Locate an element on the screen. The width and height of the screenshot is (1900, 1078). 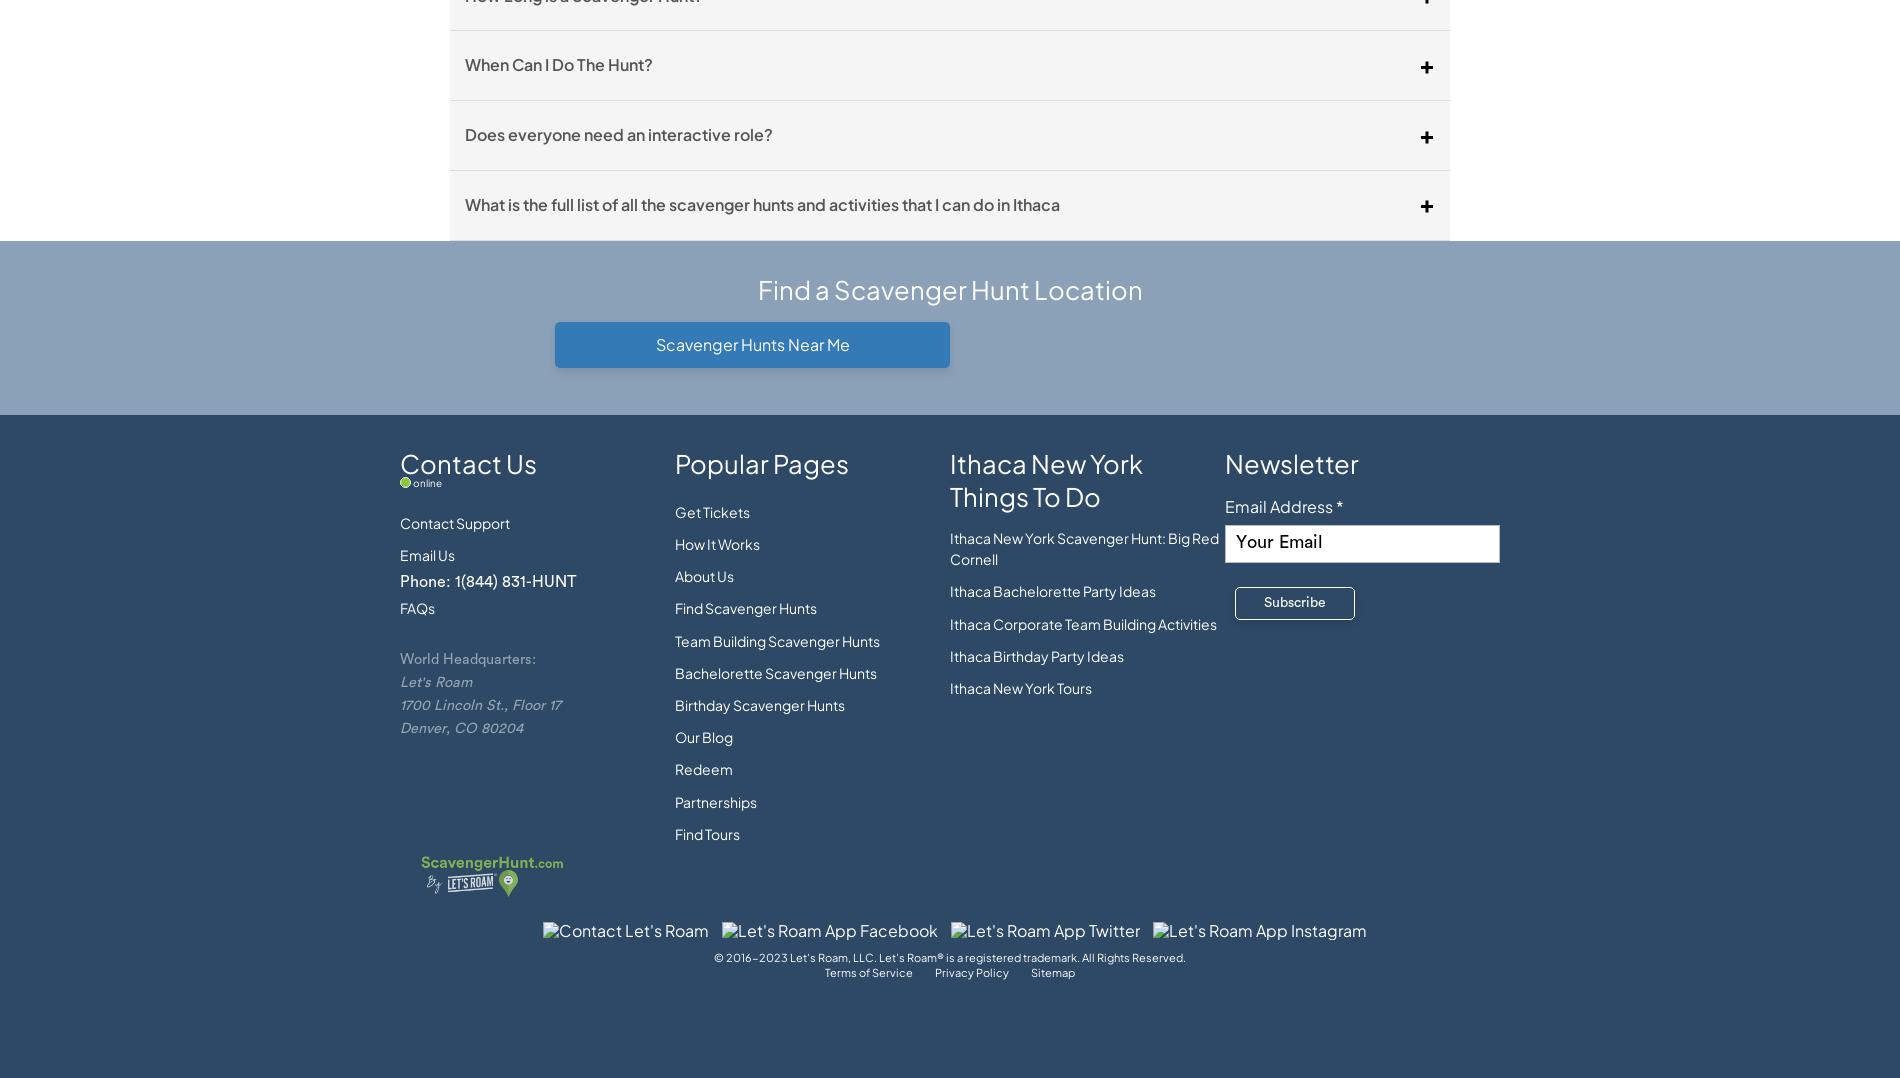
'Birthday Scavenger Hunts' is located at coordinates (759, 703).